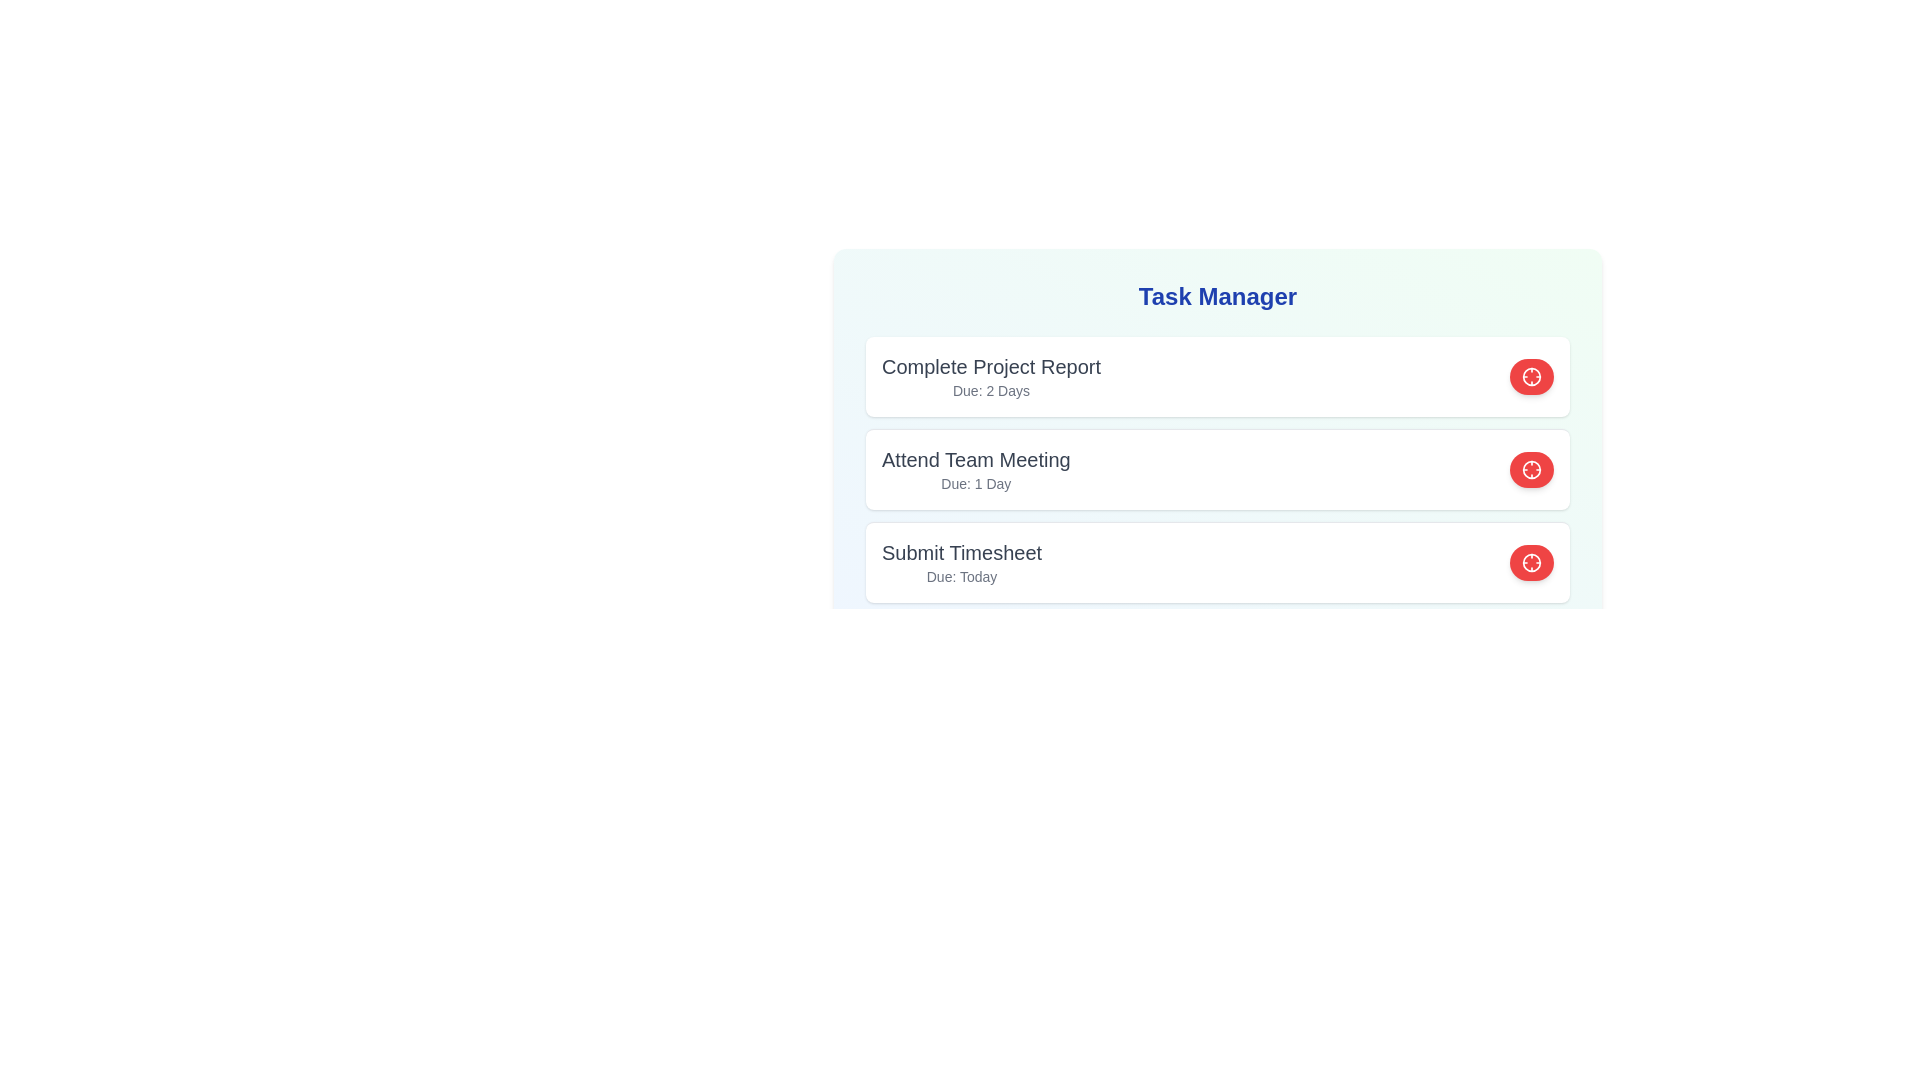 The height and width of the screenshot is (1080, 1920). I want to click on the SVG icon representing the 'Submit Timesheet' task, which is the third item in the task list and is visually identifiable by its circular shape, so click(1530, 563).